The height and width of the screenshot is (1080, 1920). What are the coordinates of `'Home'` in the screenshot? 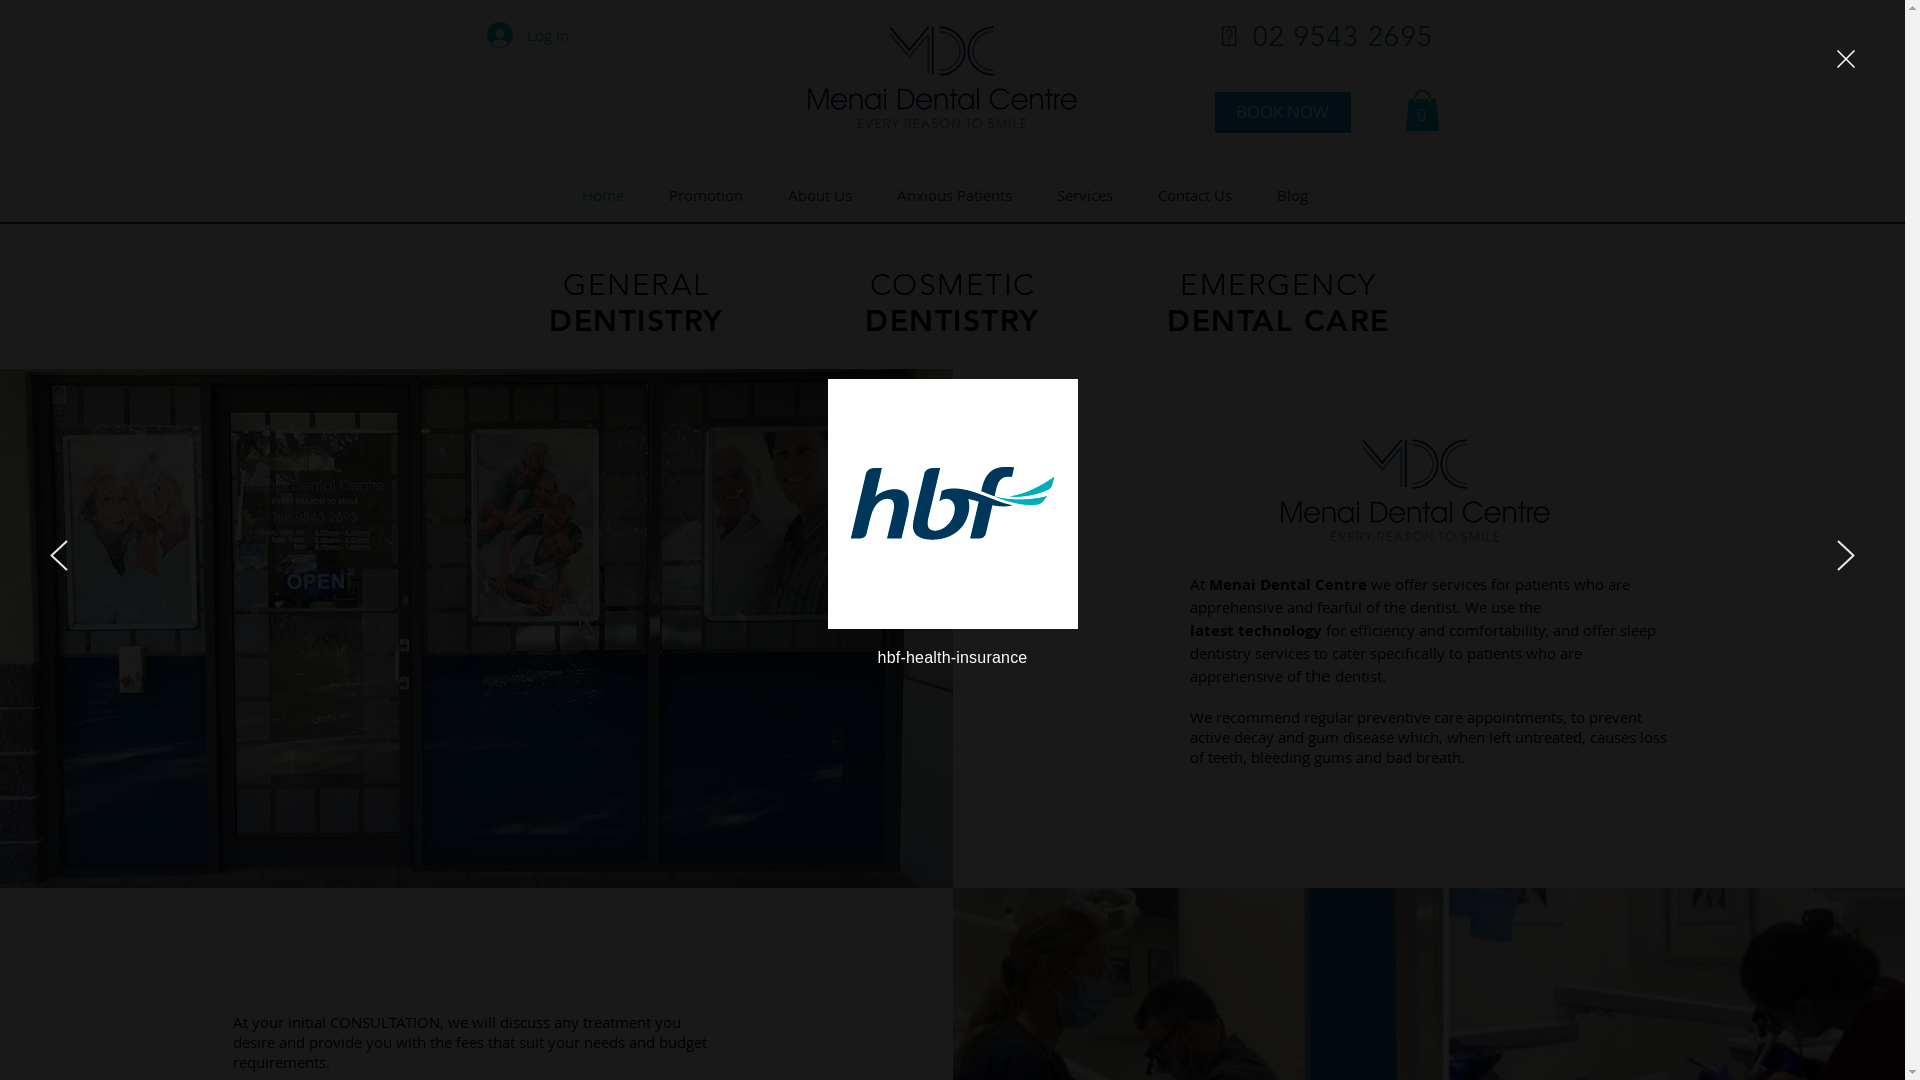 It's located at (565, 194).